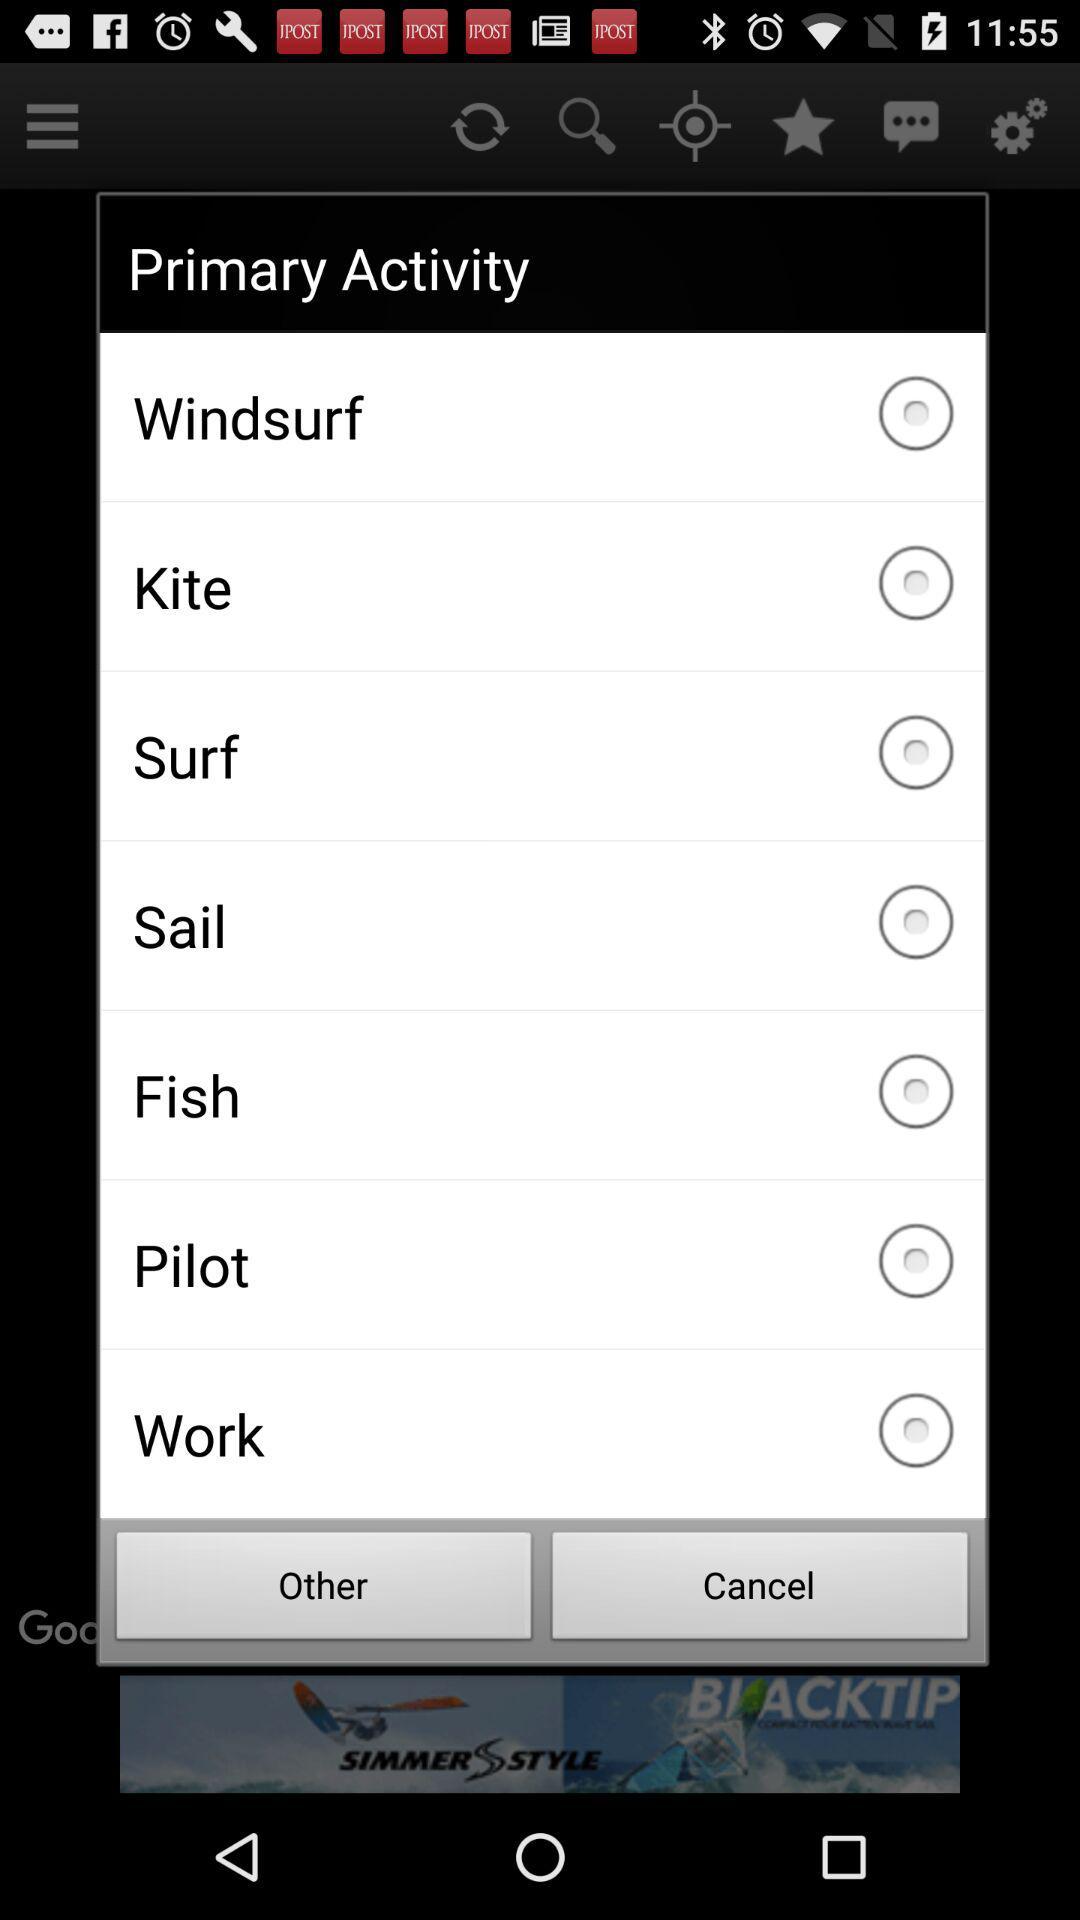 This screenshot has height=1920, width=1080. What do you see at coordinates (760, 1590) in the screenshot?
I see `item below the work icon` at bounding box center [760, 1590].